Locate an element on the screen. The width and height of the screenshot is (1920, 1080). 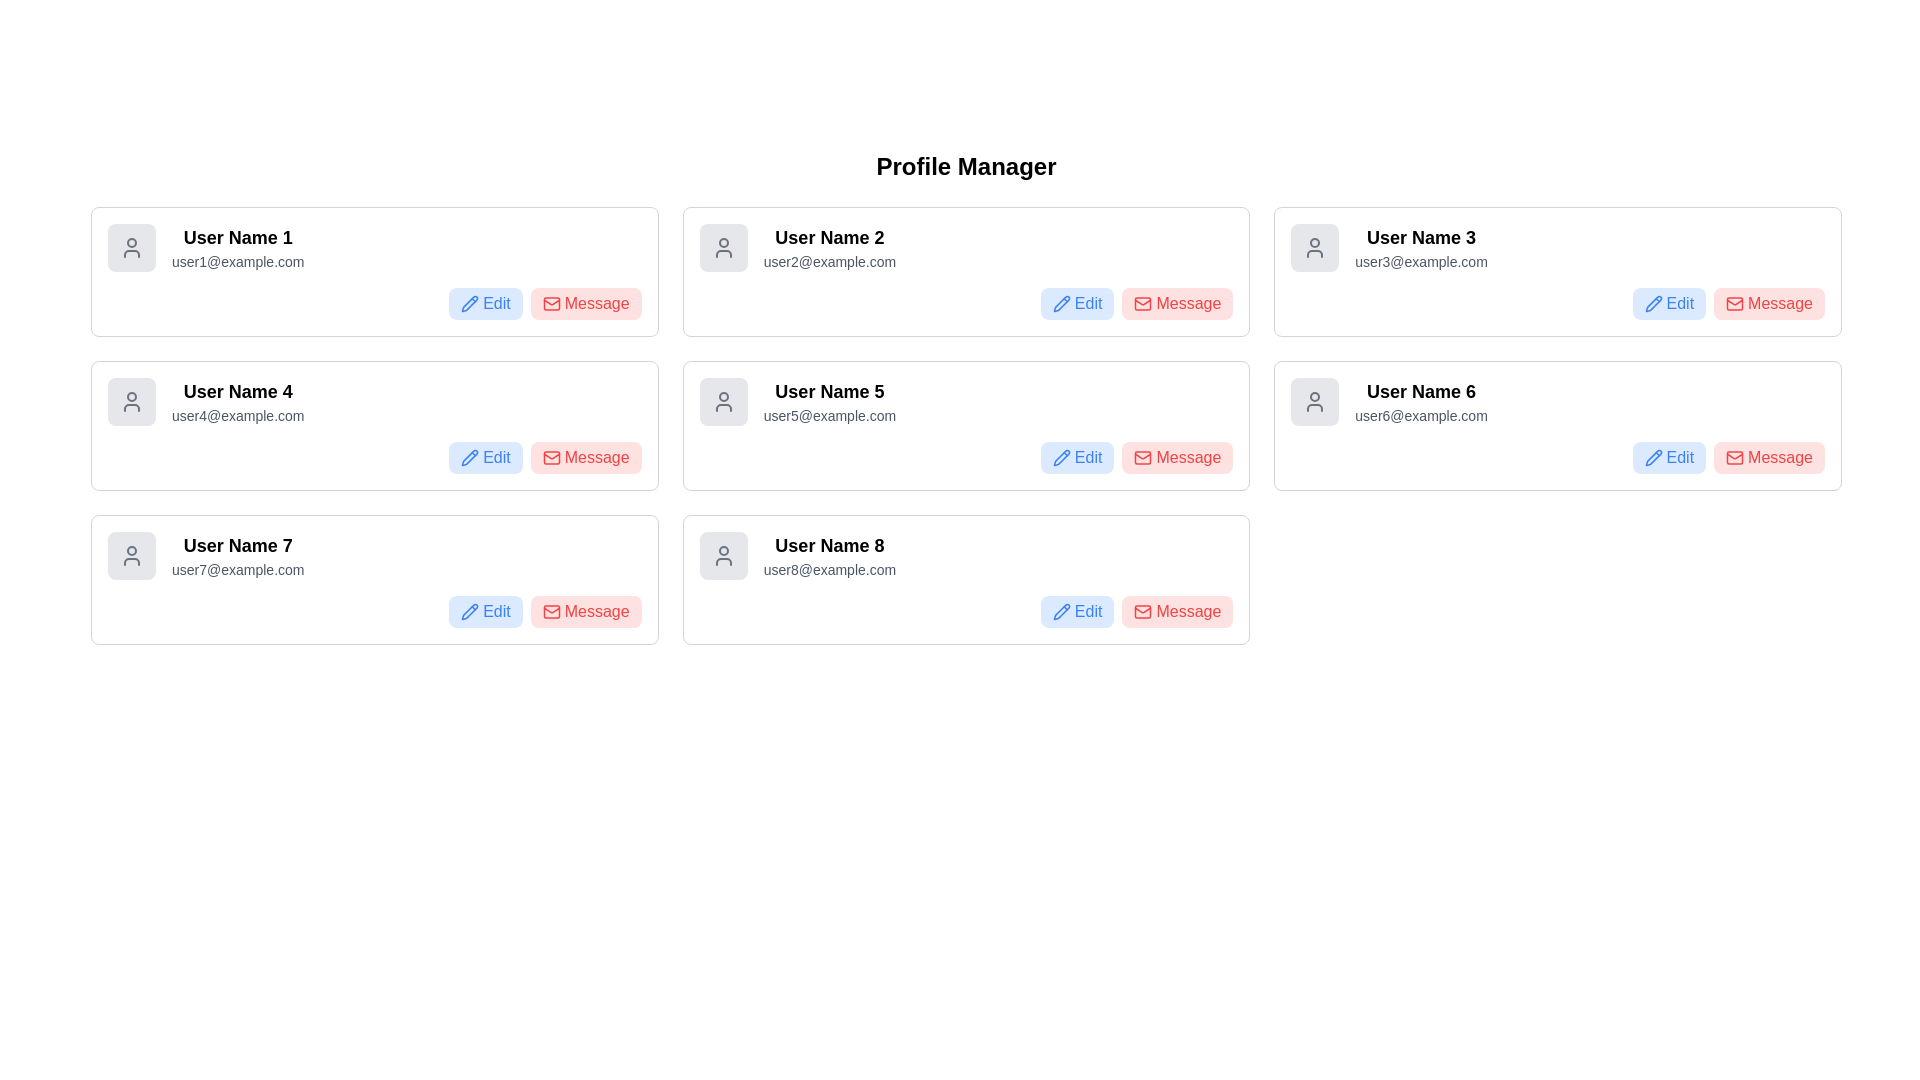
the pencil icon with a blue outline inside the 'Edit' button located in the second card of the first row is located at coordinates (1060, 304).